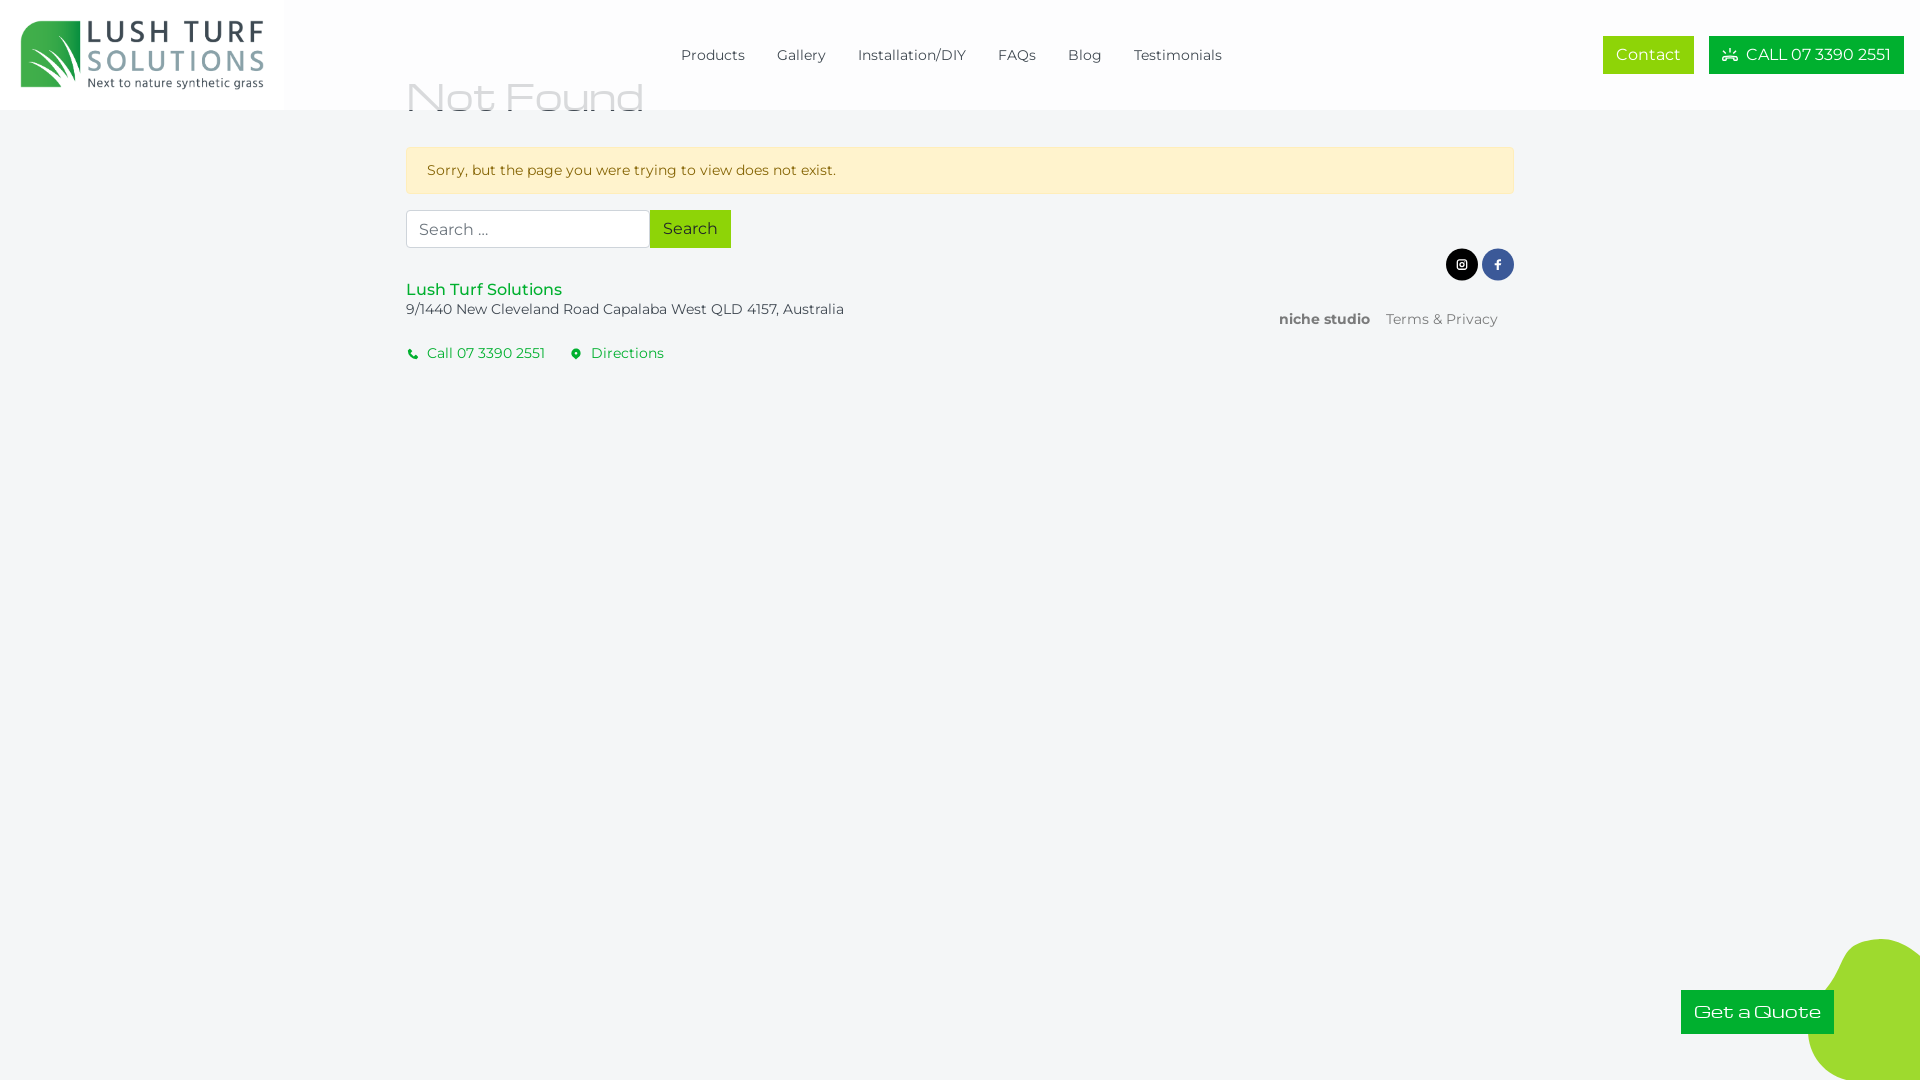  Describe the element at coordinates (1806, 53) in the screenshot. I see `'CALL 07 3390 2551'` at that location.